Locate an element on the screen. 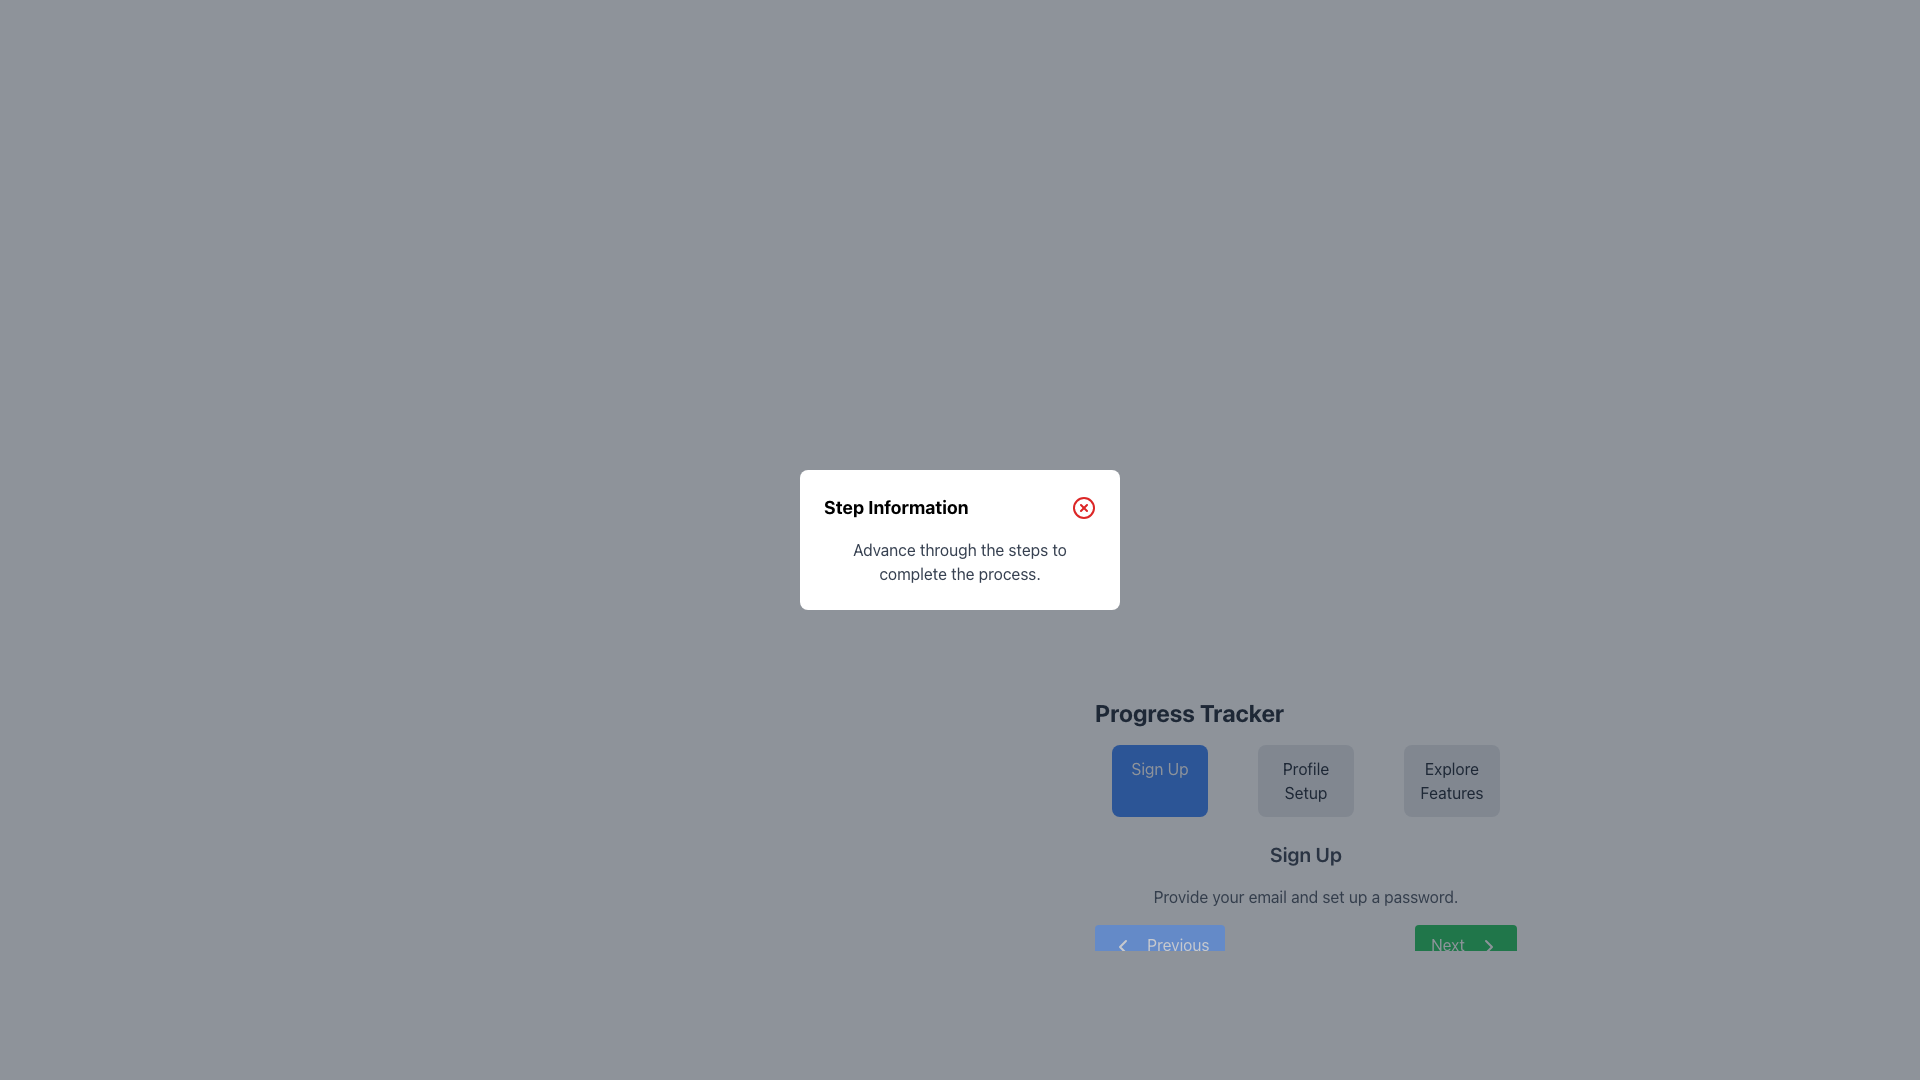 The height and width of the screenshot is (1080, 1920). the Text label indicating the current step in the Progress Tracker section, which is located centrally below the row of buttons like 'Sign Up' and 'Profile Setup' is located at coordinates (1305, 855).